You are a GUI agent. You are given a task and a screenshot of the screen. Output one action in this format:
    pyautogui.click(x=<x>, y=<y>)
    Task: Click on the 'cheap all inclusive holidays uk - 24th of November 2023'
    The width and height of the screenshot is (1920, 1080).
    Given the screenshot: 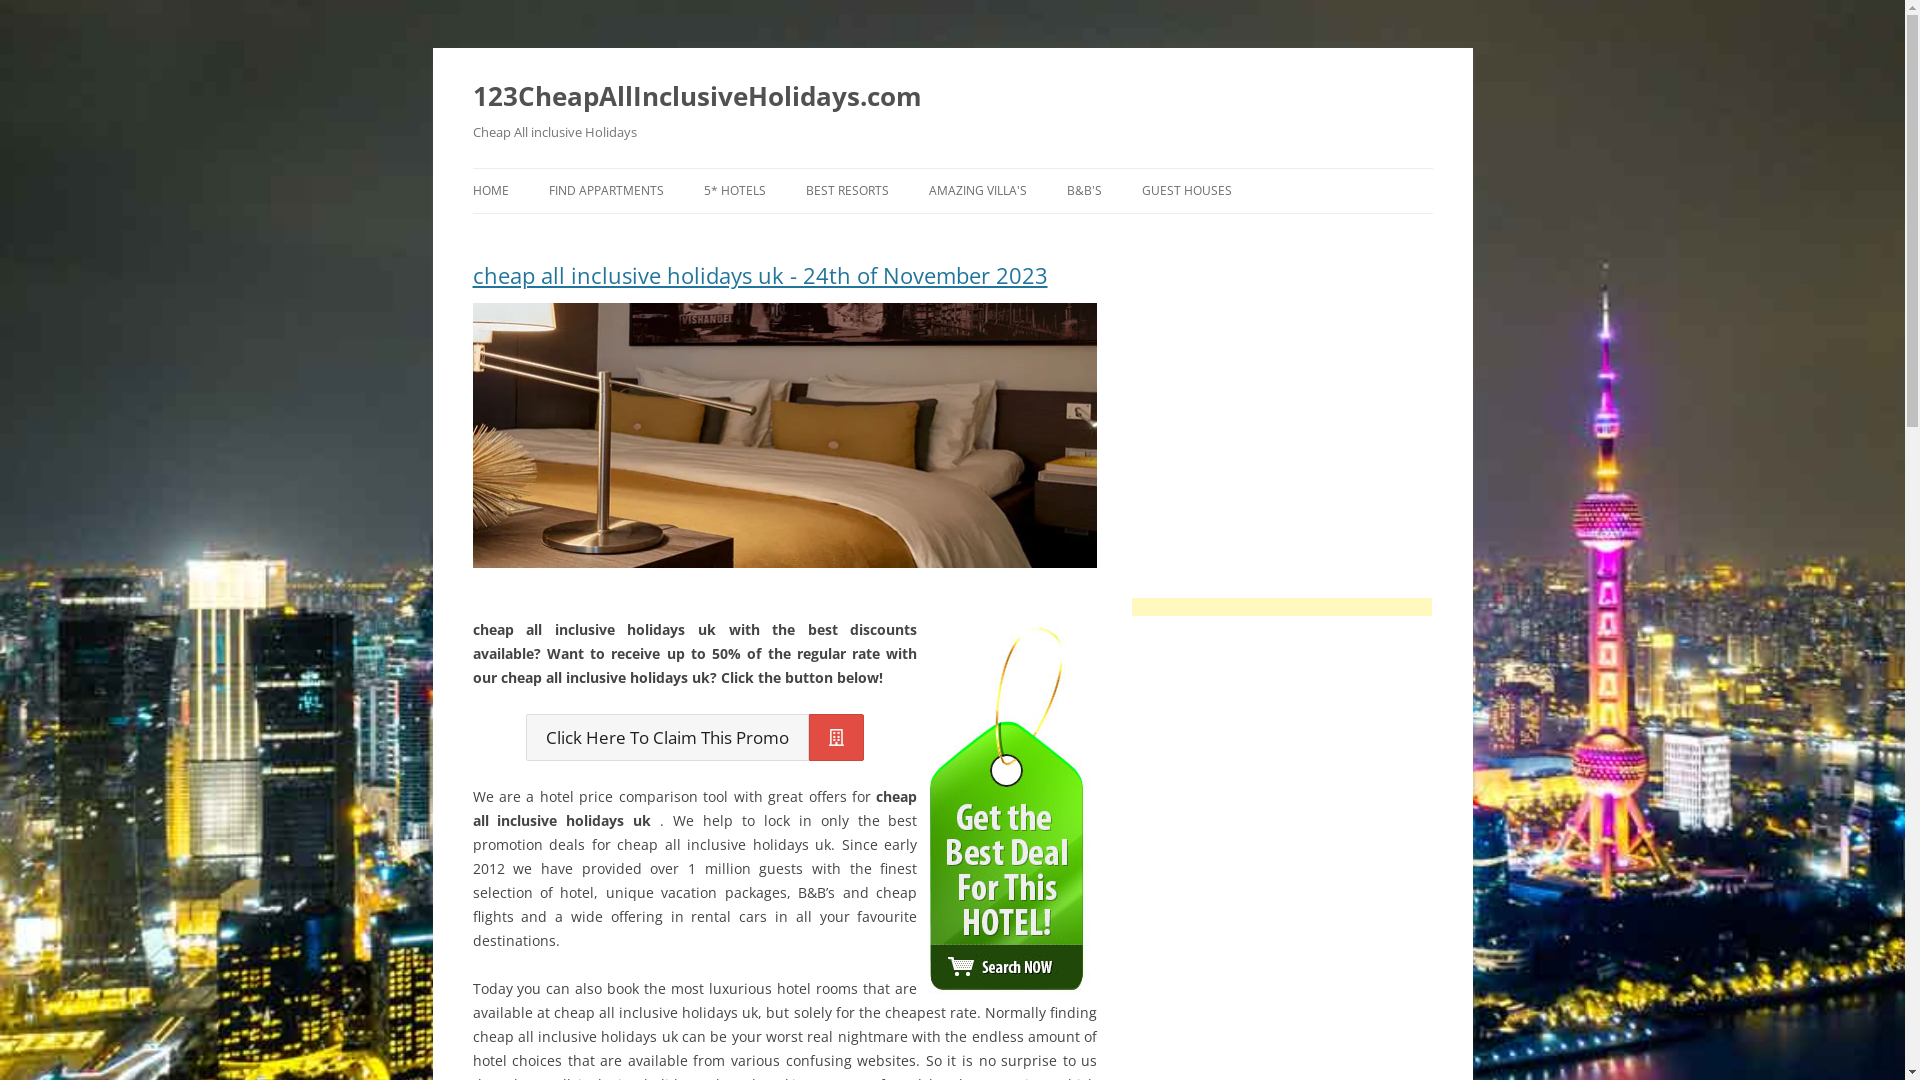 What is the action you would take?
    pyautogui.click(x=783, y=282)
    